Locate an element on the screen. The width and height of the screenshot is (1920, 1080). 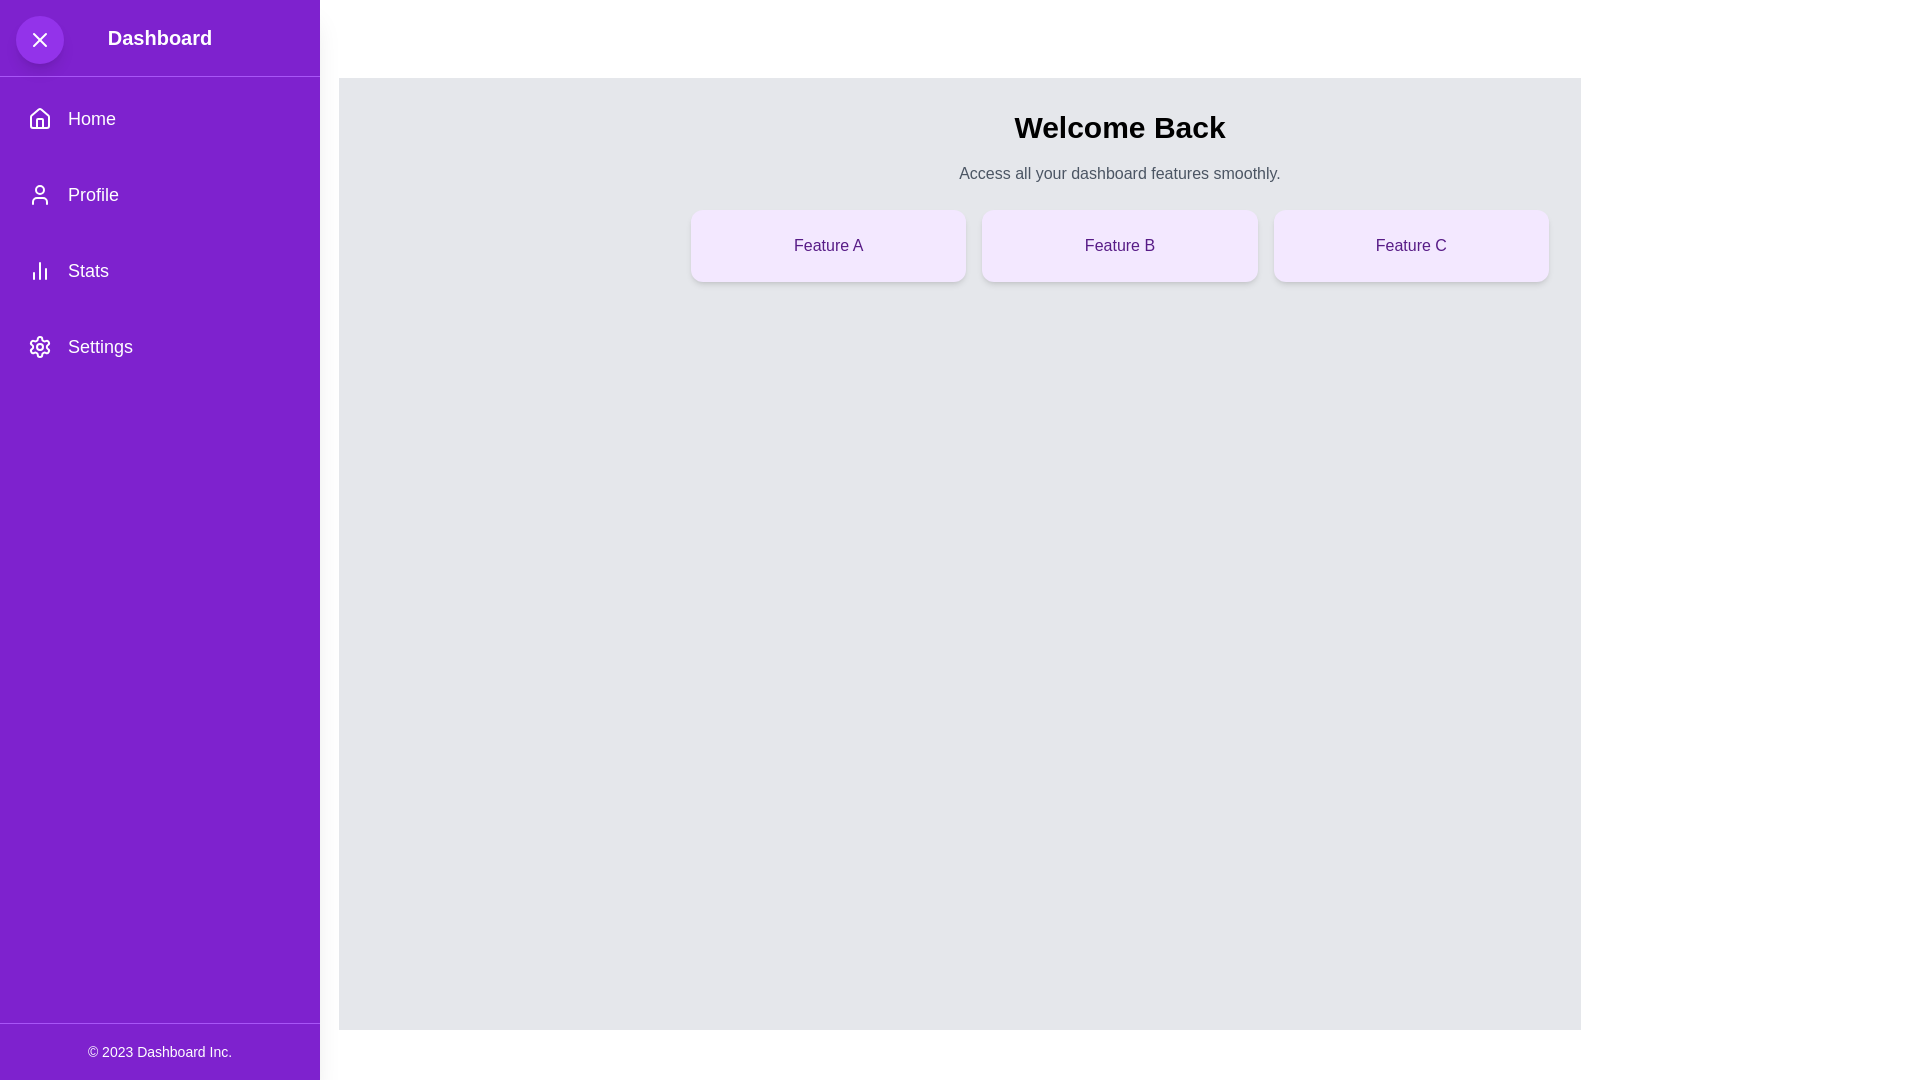
the close icon located in the sidebar near the text 'Dashboard' is located at coordinates (39, 39).